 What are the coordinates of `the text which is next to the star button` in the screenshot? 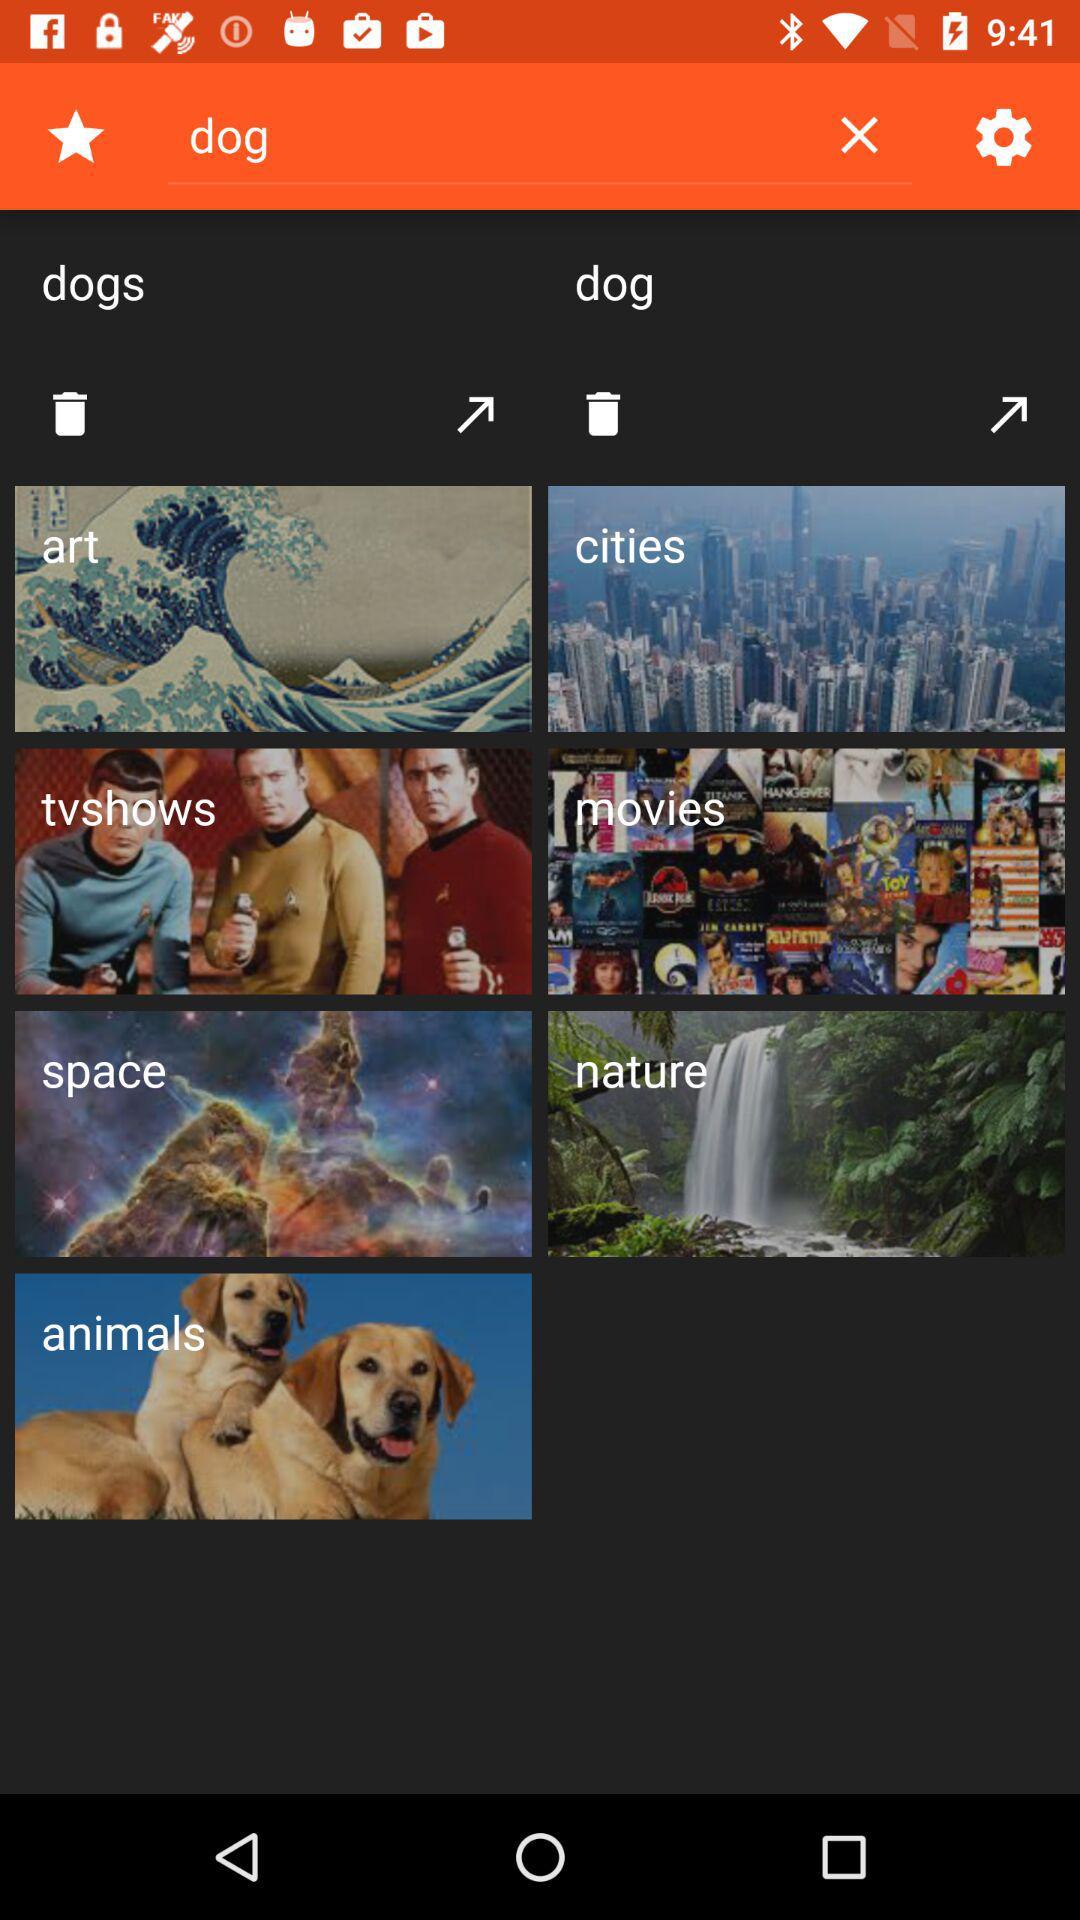 It's located at (487, 133).